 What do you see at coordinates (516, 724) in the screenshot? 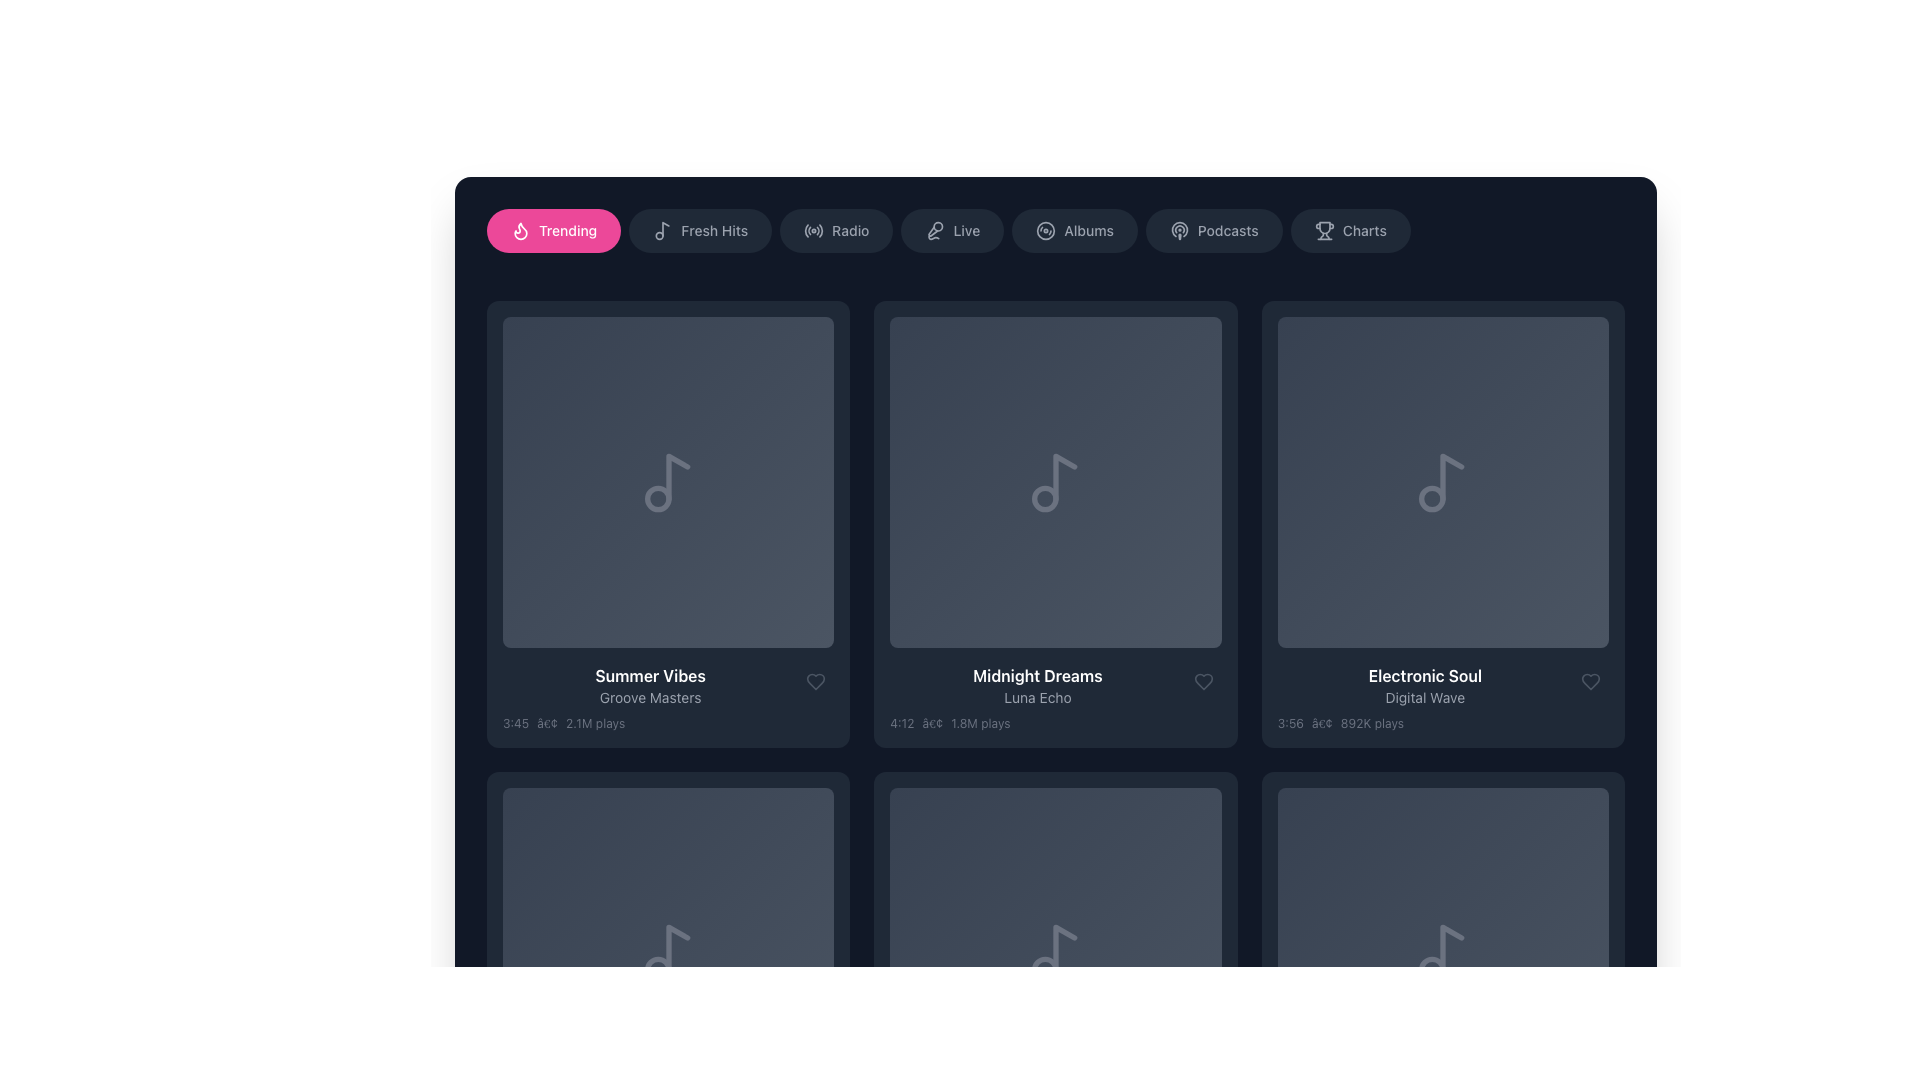
I see `the text label displaying '3:45' in gray color, located under the 'Summer Vibes' album block` at bounding box center [516, 724].